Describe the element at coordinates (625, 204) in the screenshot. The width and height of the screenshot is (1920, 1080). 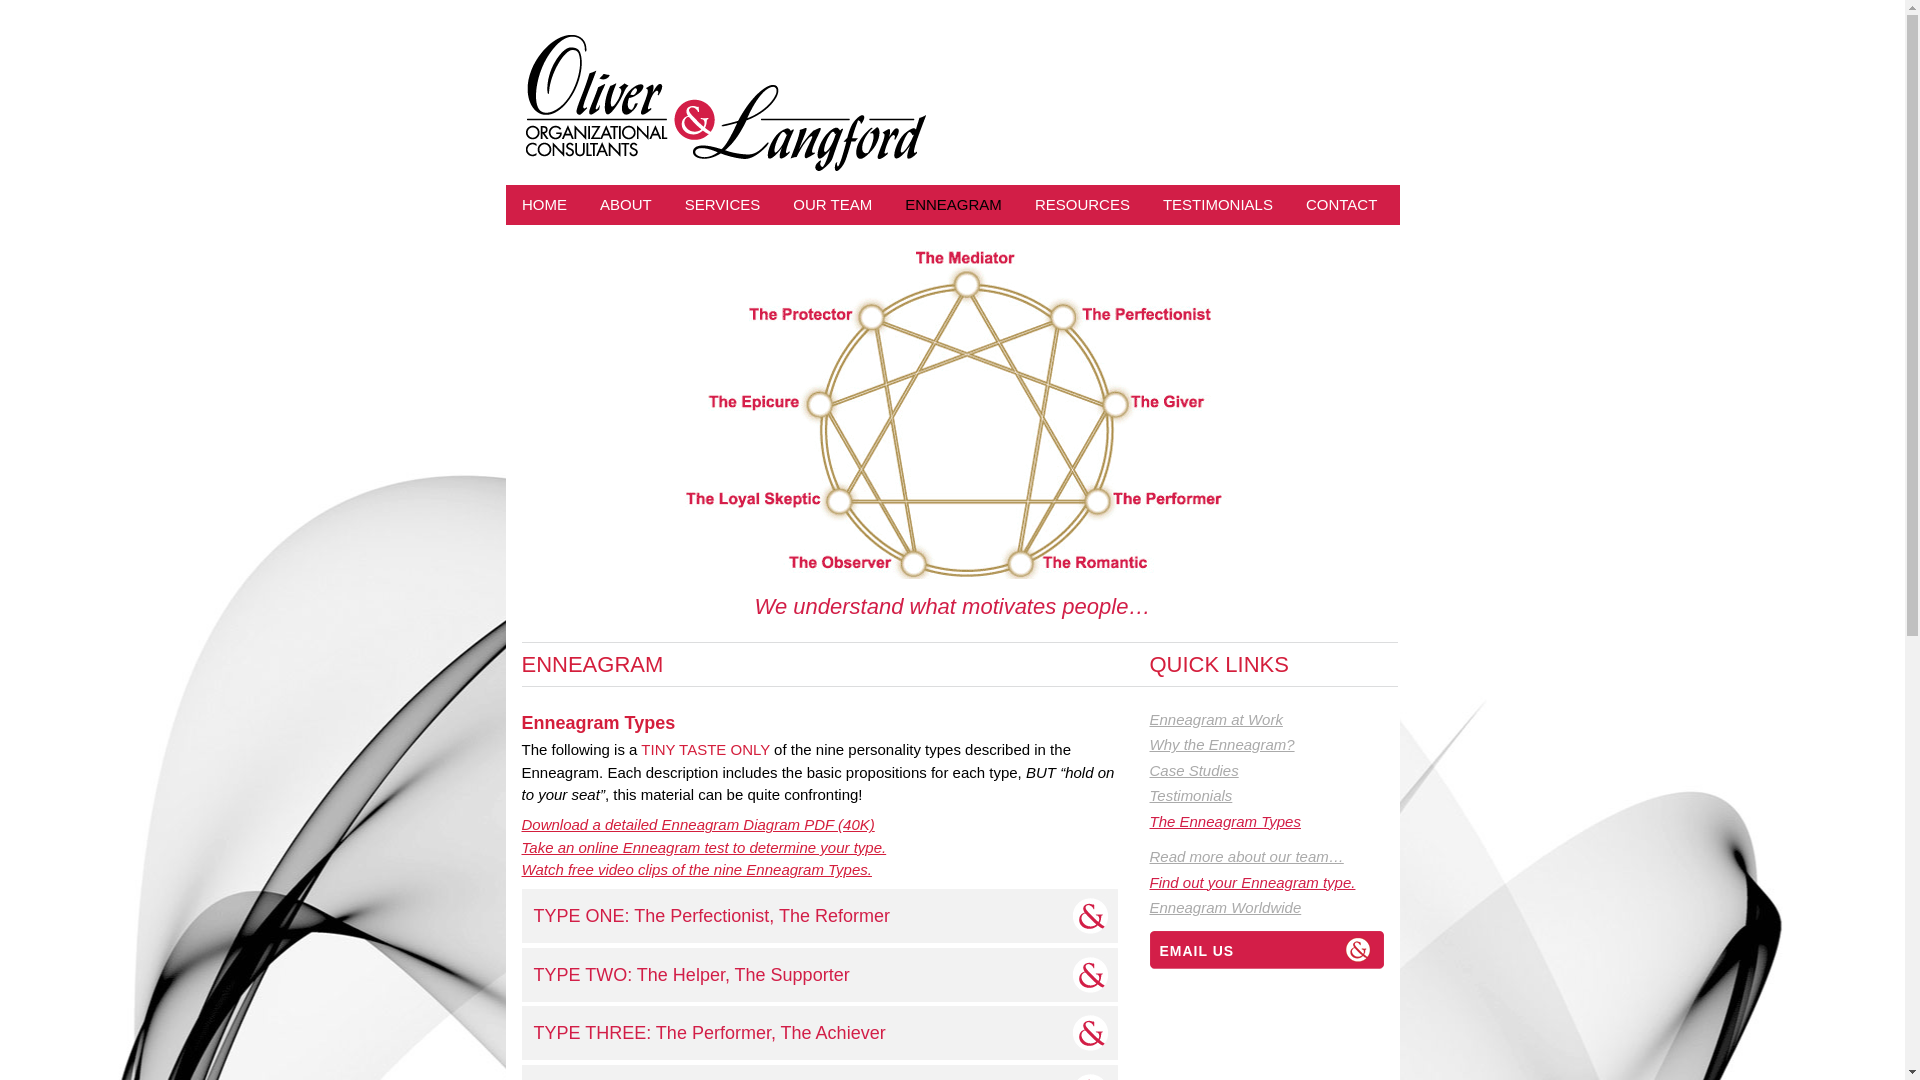
I see `'ABOUT'` at that location.